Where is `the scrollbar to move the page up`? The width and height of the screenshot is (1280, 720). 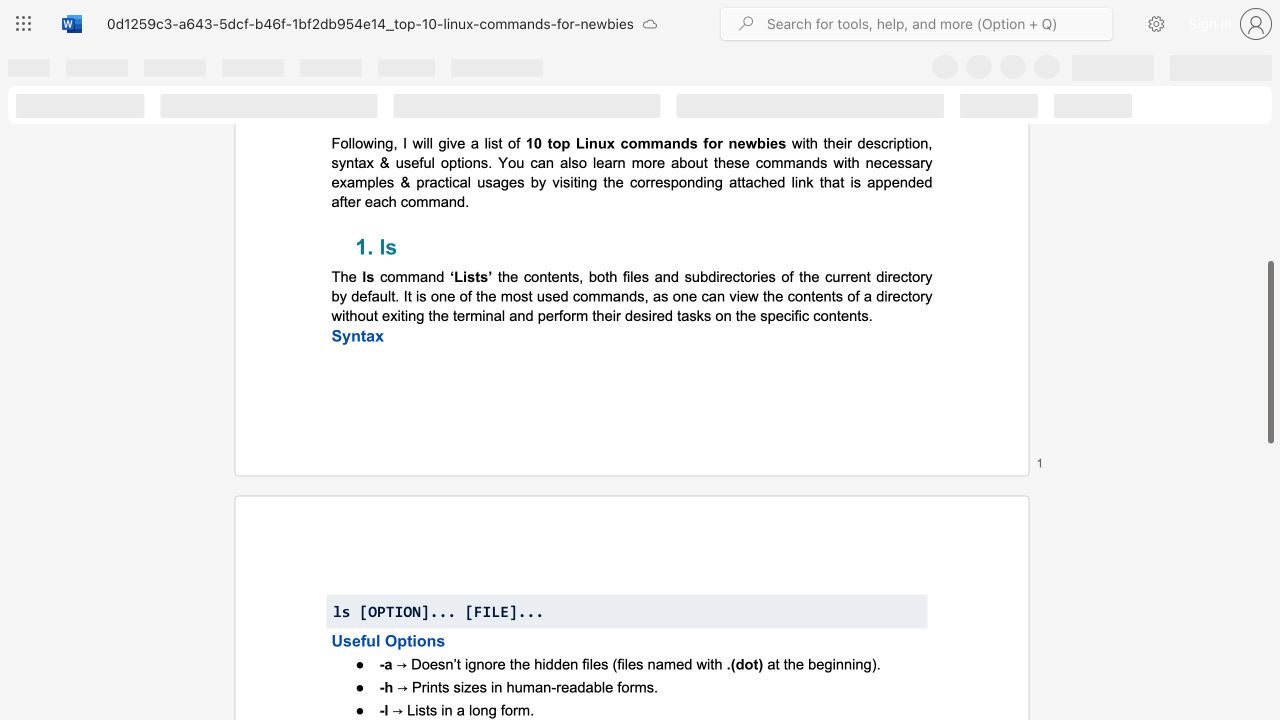
the scrollbar to move the page up is located at coordinates (1269, 220).